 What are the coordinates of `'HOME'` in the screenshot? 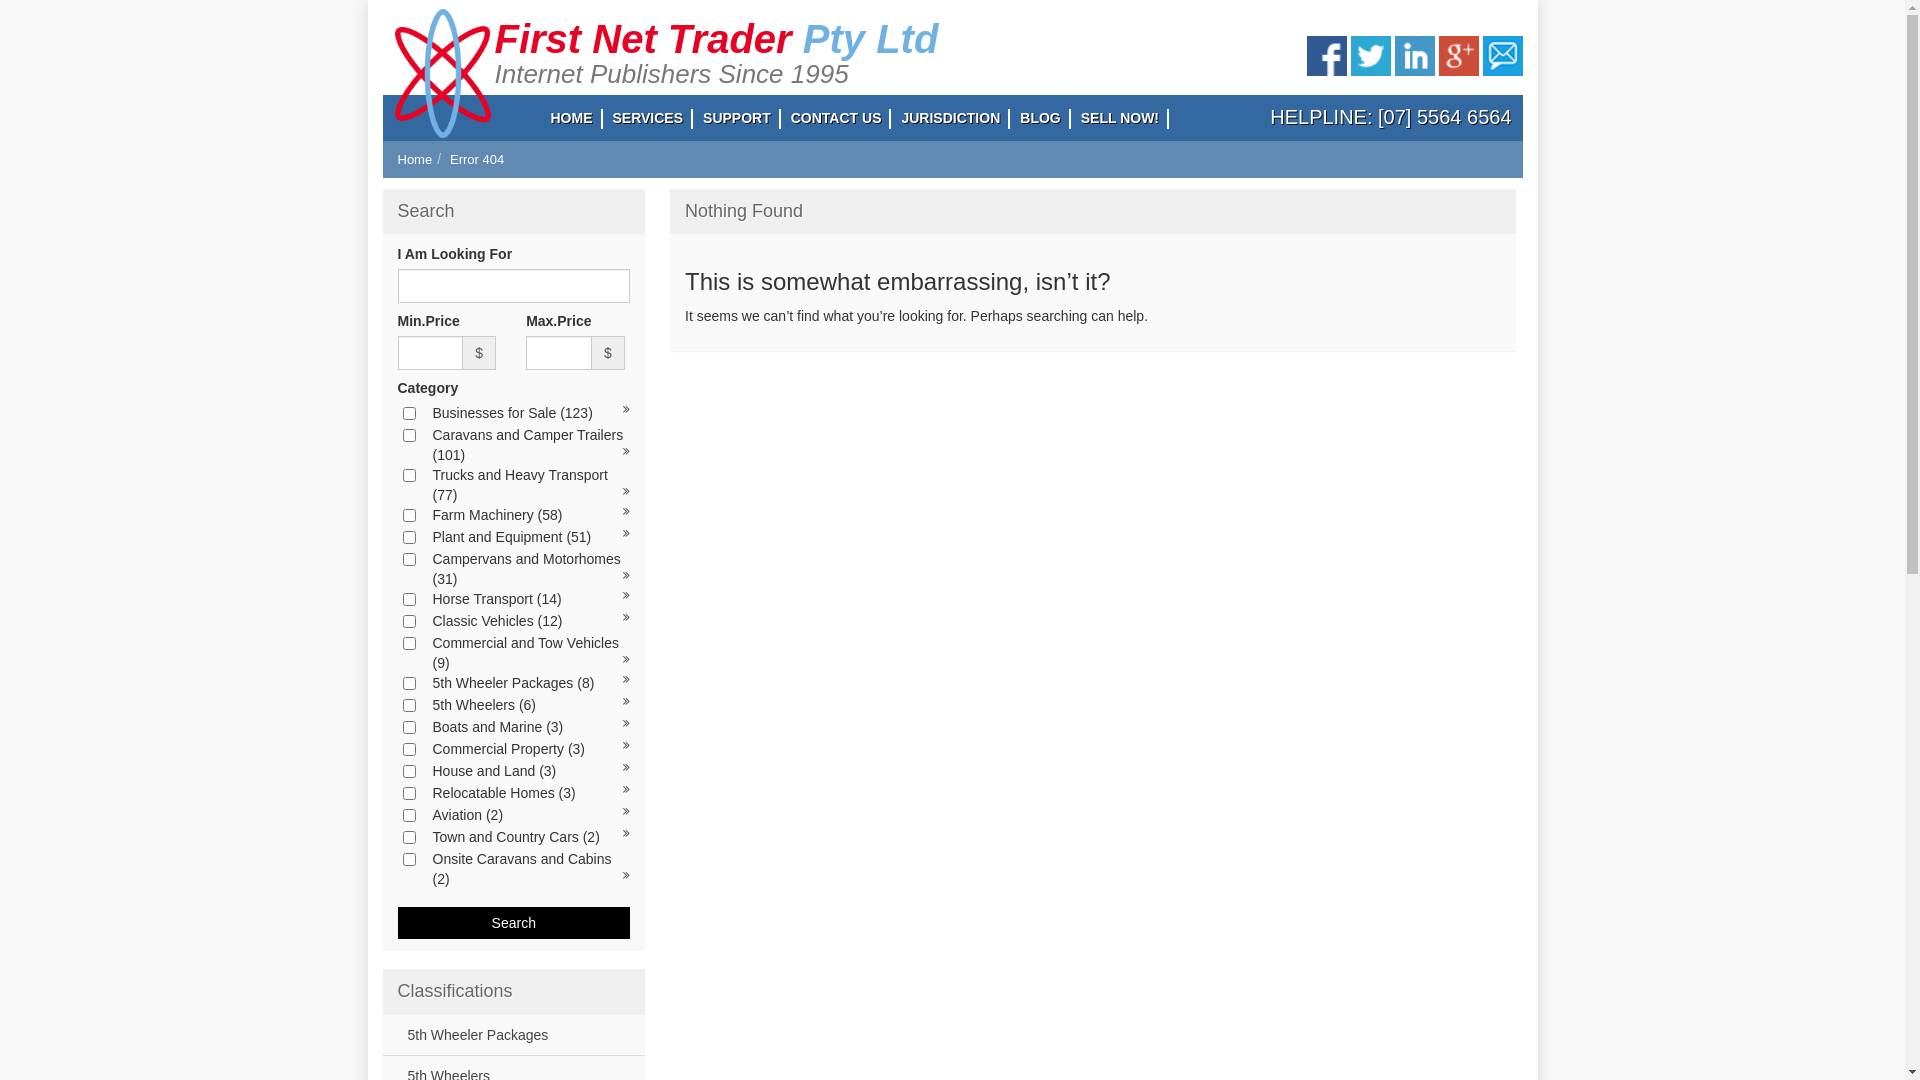 It's located at (570, 118).